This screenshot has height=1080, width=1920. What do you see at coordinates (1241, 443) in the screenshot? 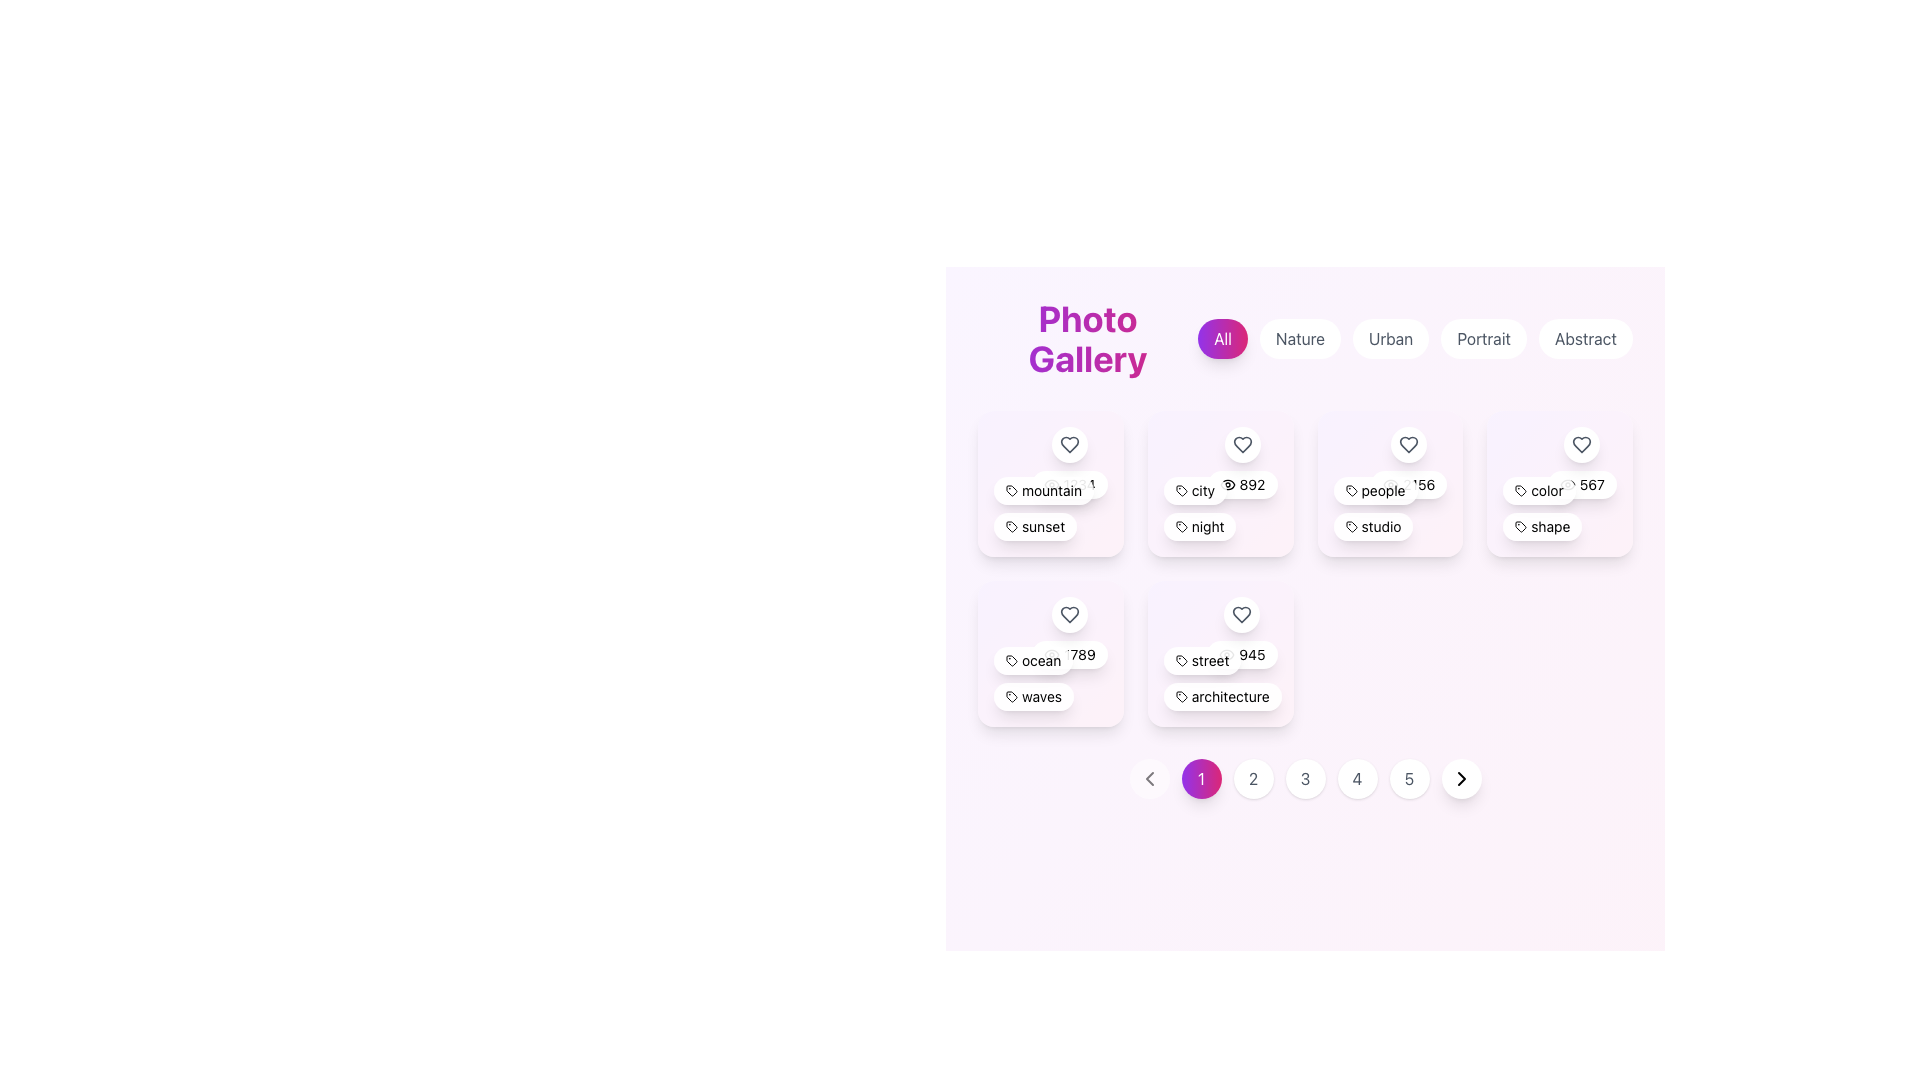
I see `the heart icon located within the second card from the left in the photo gallery interface to like or favorite the item` at bounding box center [1241, 443].